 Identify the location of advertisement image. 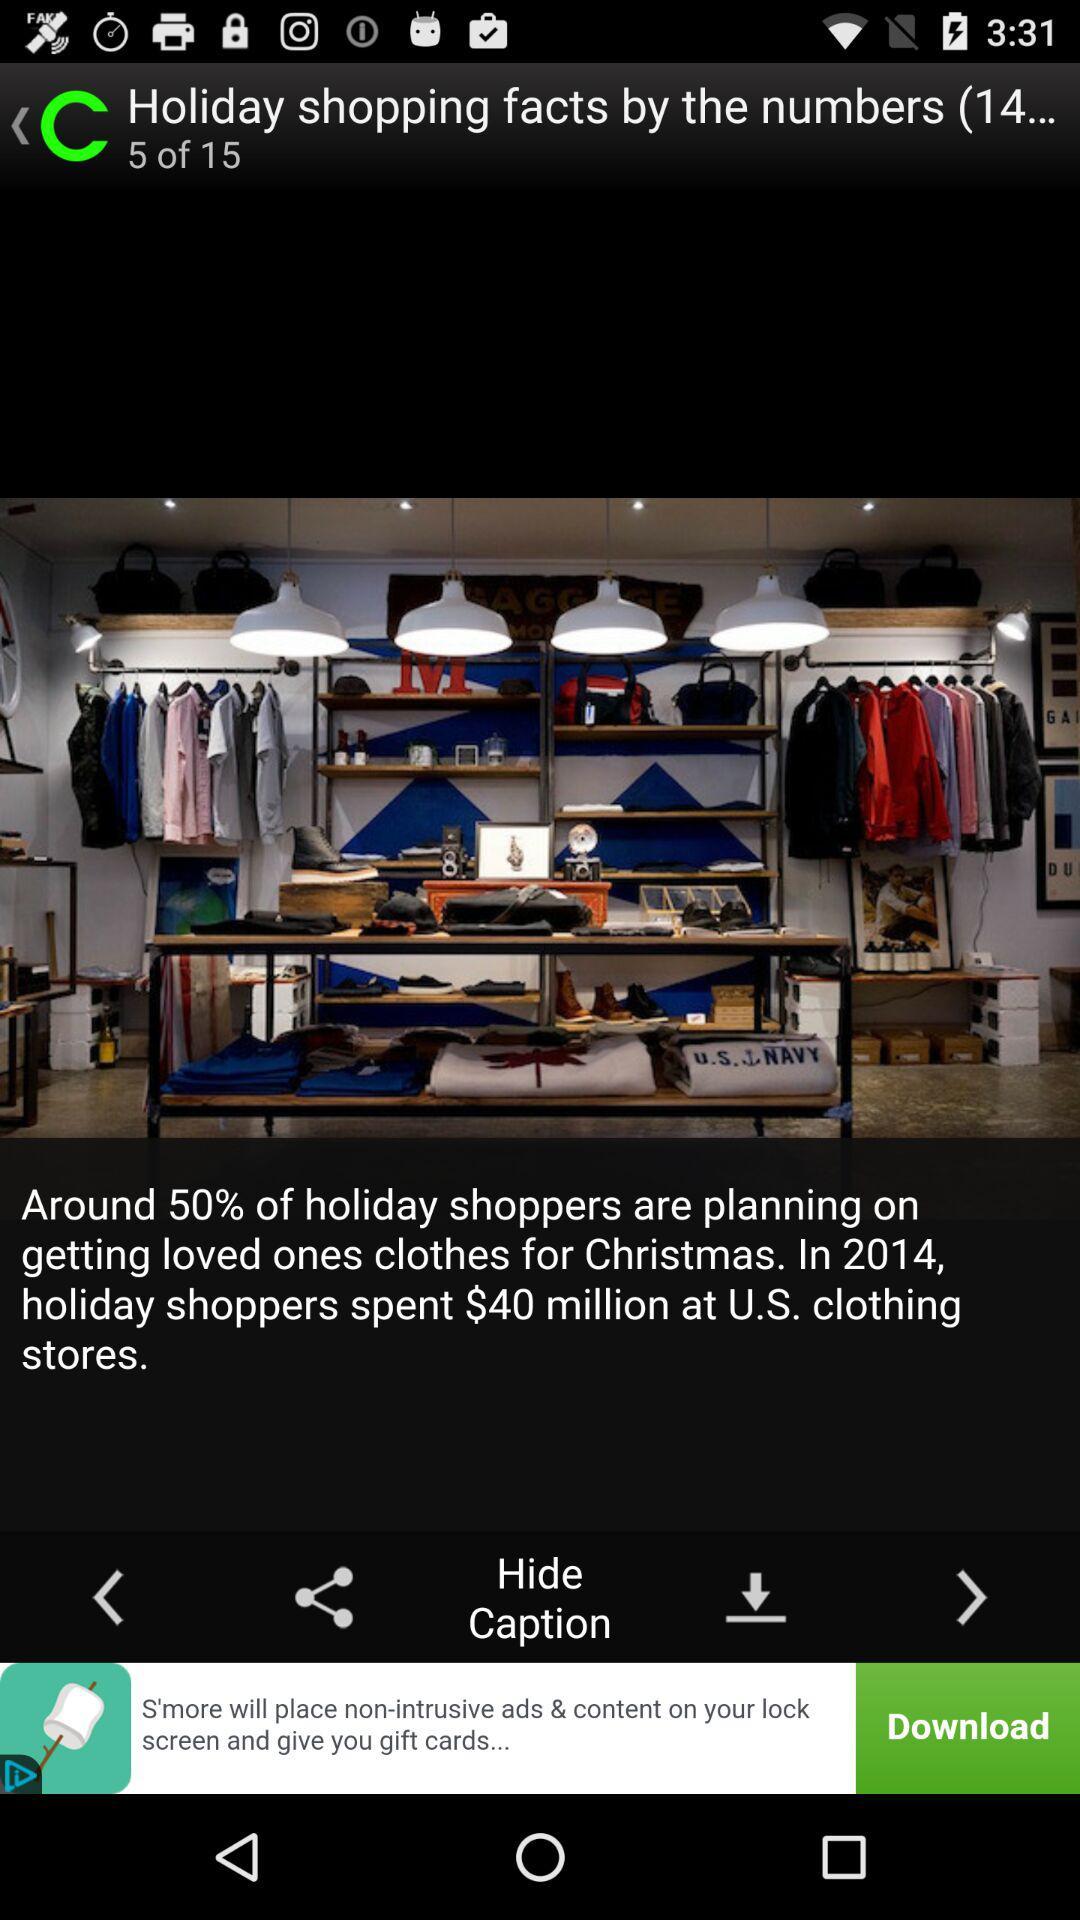
(540, 1727).